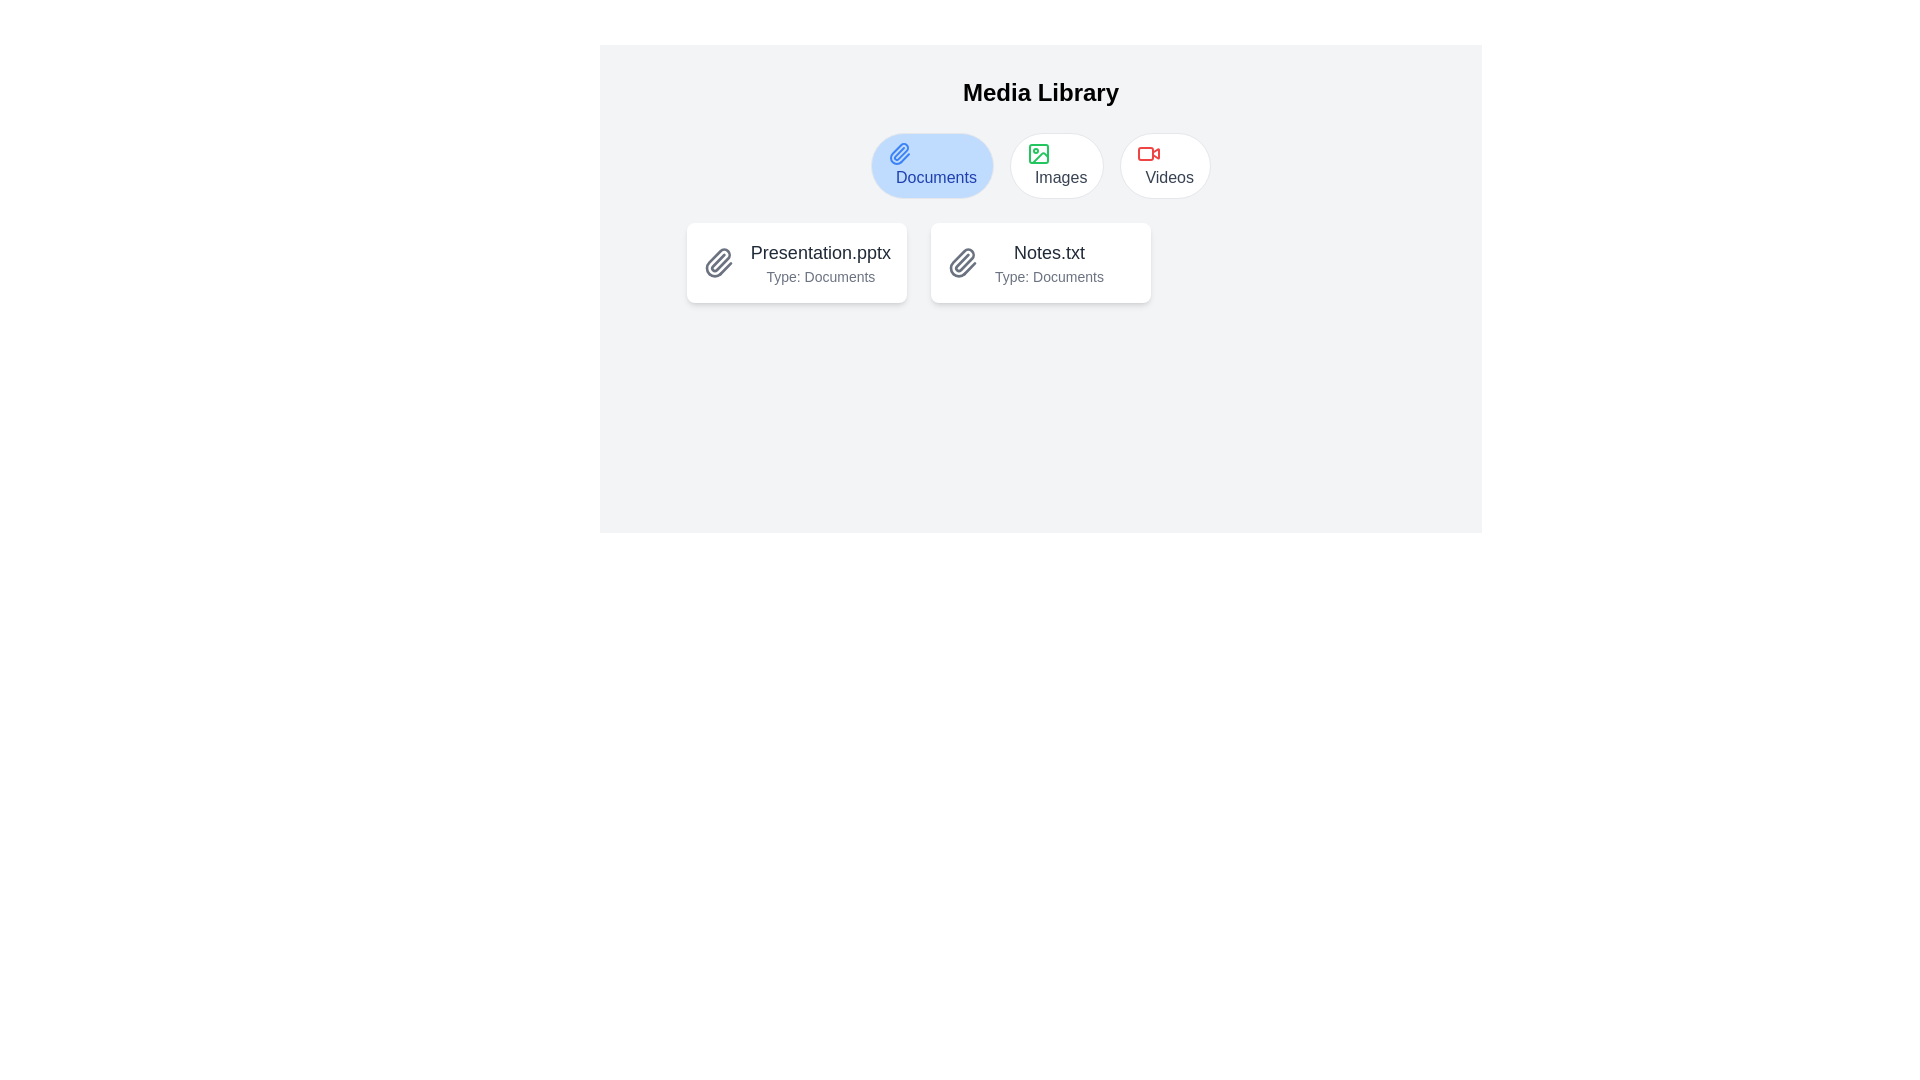  I want to click on the 'Images' text label within the interactive pill-shaped button cluster, so click(1060, 176).